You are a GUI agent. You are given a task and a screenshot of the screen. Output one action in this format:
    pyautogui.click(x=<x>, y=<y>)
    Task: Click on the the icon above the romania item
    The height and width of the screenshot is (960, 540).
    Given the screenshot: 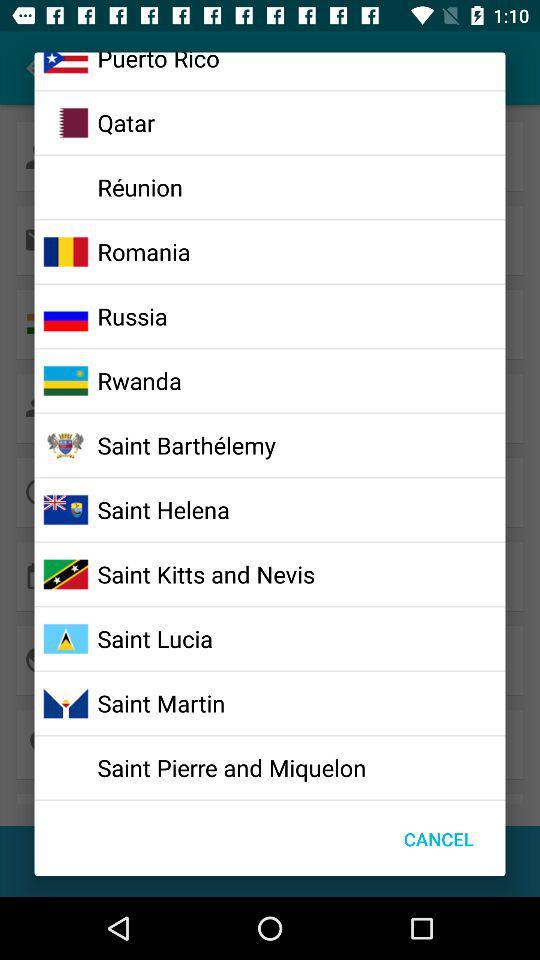 What is the action you would take?
    pyautogui.click(x=139, y=187)
    